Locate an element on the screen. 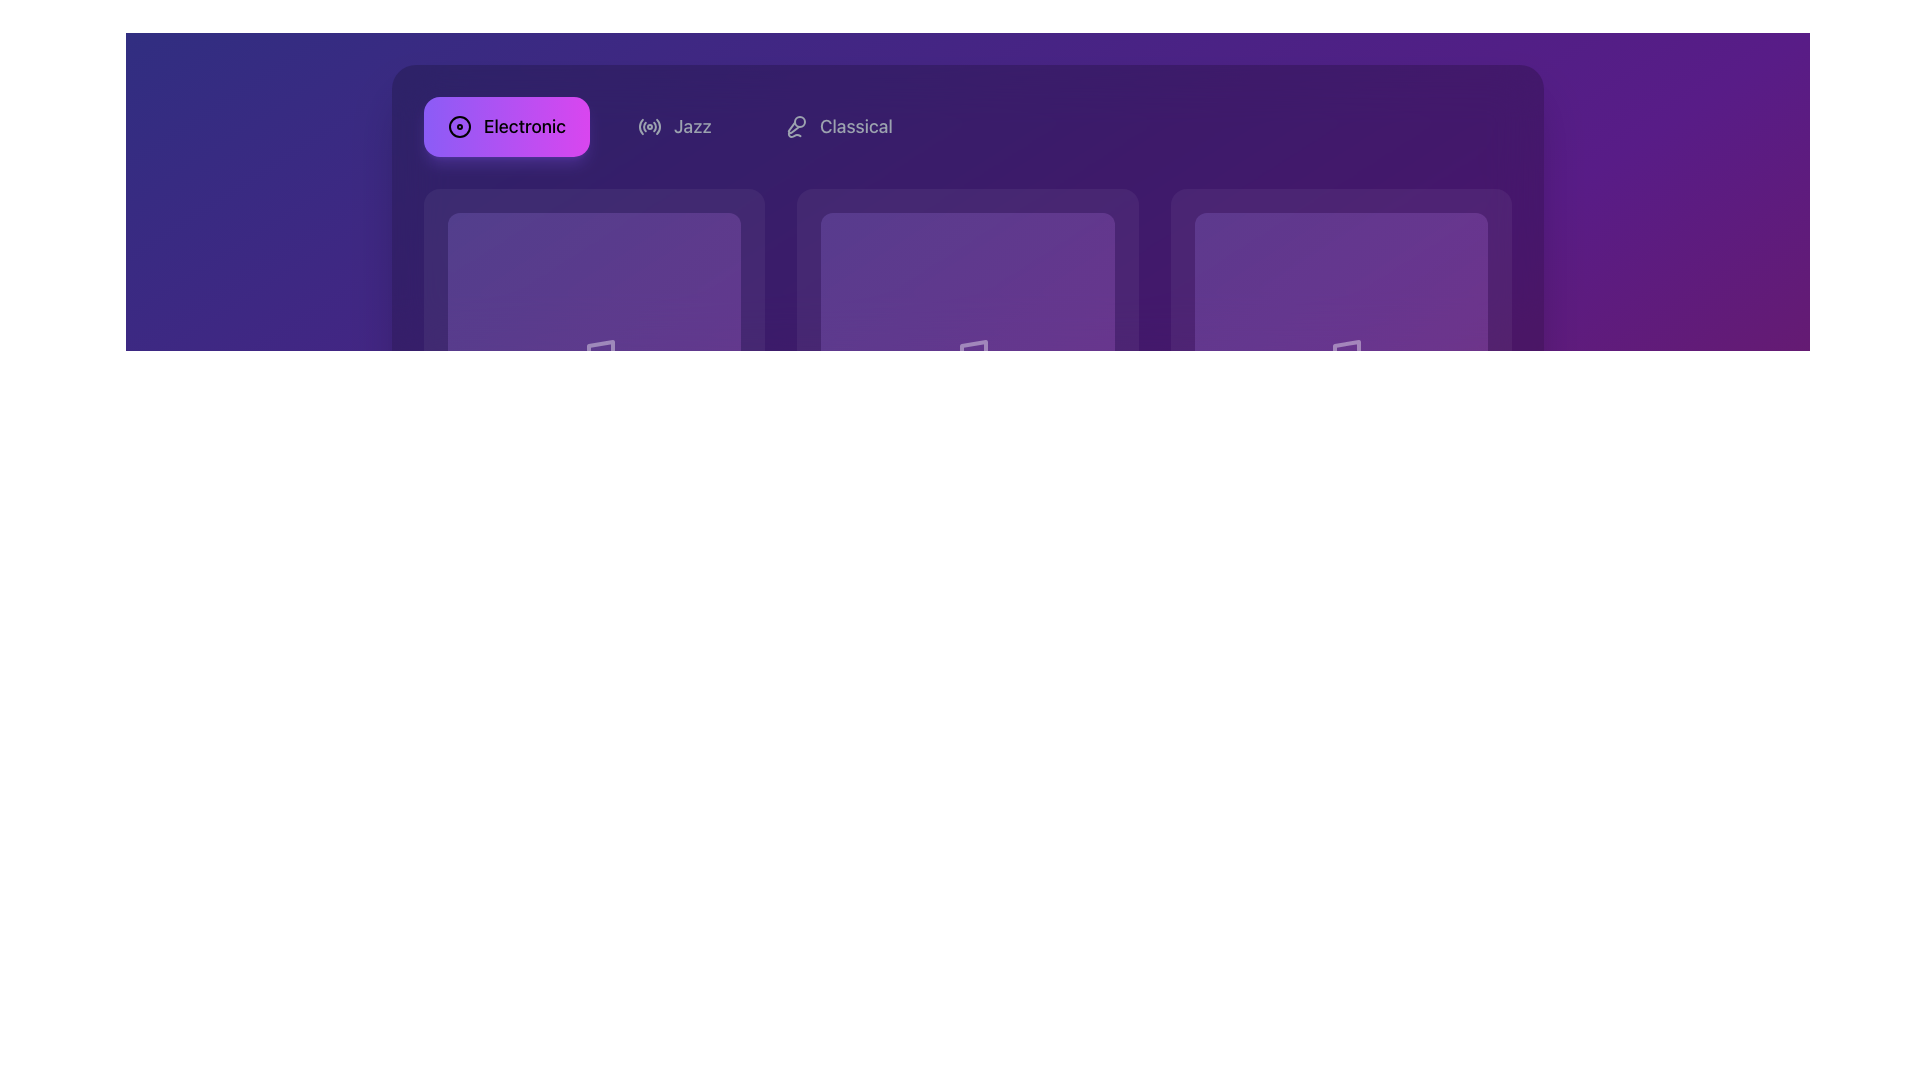 The width and height of the screenshot is (1920, 1080). the 'Jazz' button, which is the second button in a series of three, positioned between 'Electronic' and 'Classical' is located at coordinates (674, 127).